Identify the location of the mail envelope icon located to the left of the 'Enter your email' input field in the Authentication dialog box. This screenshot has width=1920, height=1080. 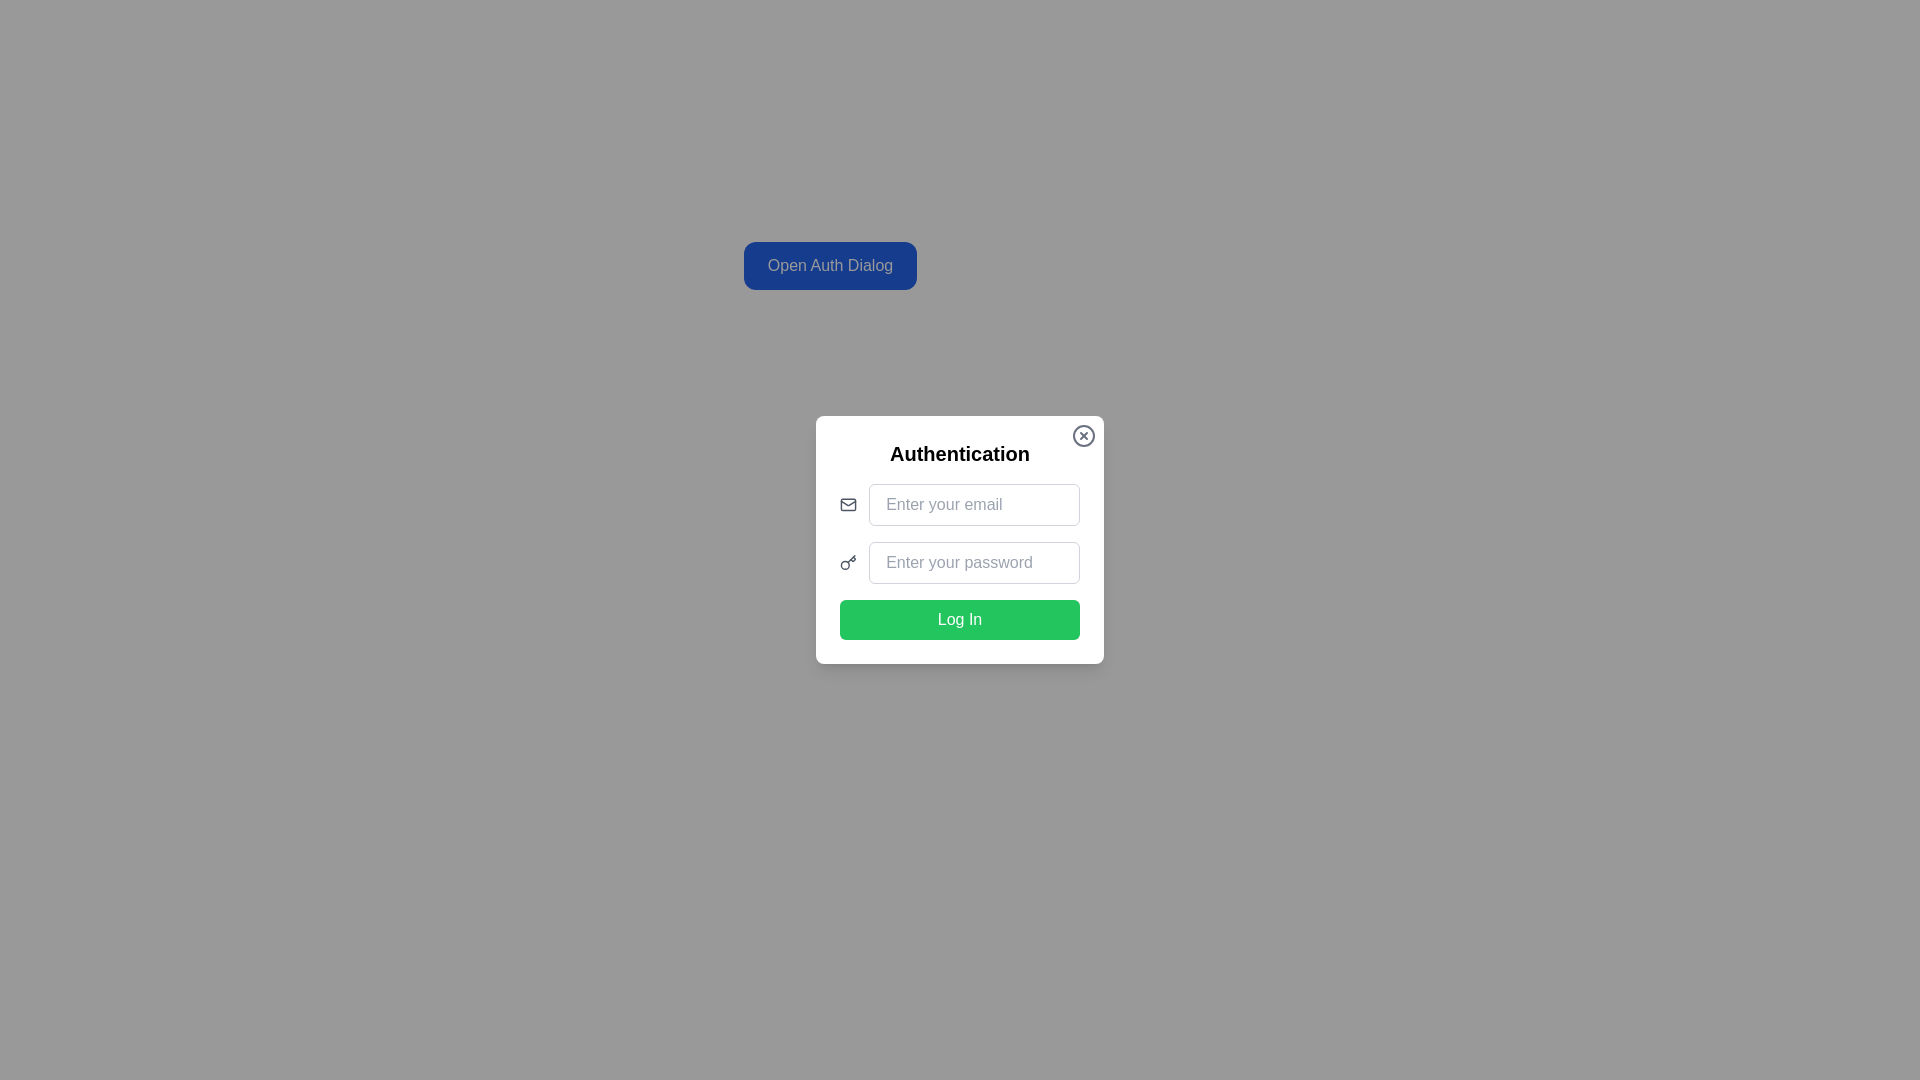
(848, 504).